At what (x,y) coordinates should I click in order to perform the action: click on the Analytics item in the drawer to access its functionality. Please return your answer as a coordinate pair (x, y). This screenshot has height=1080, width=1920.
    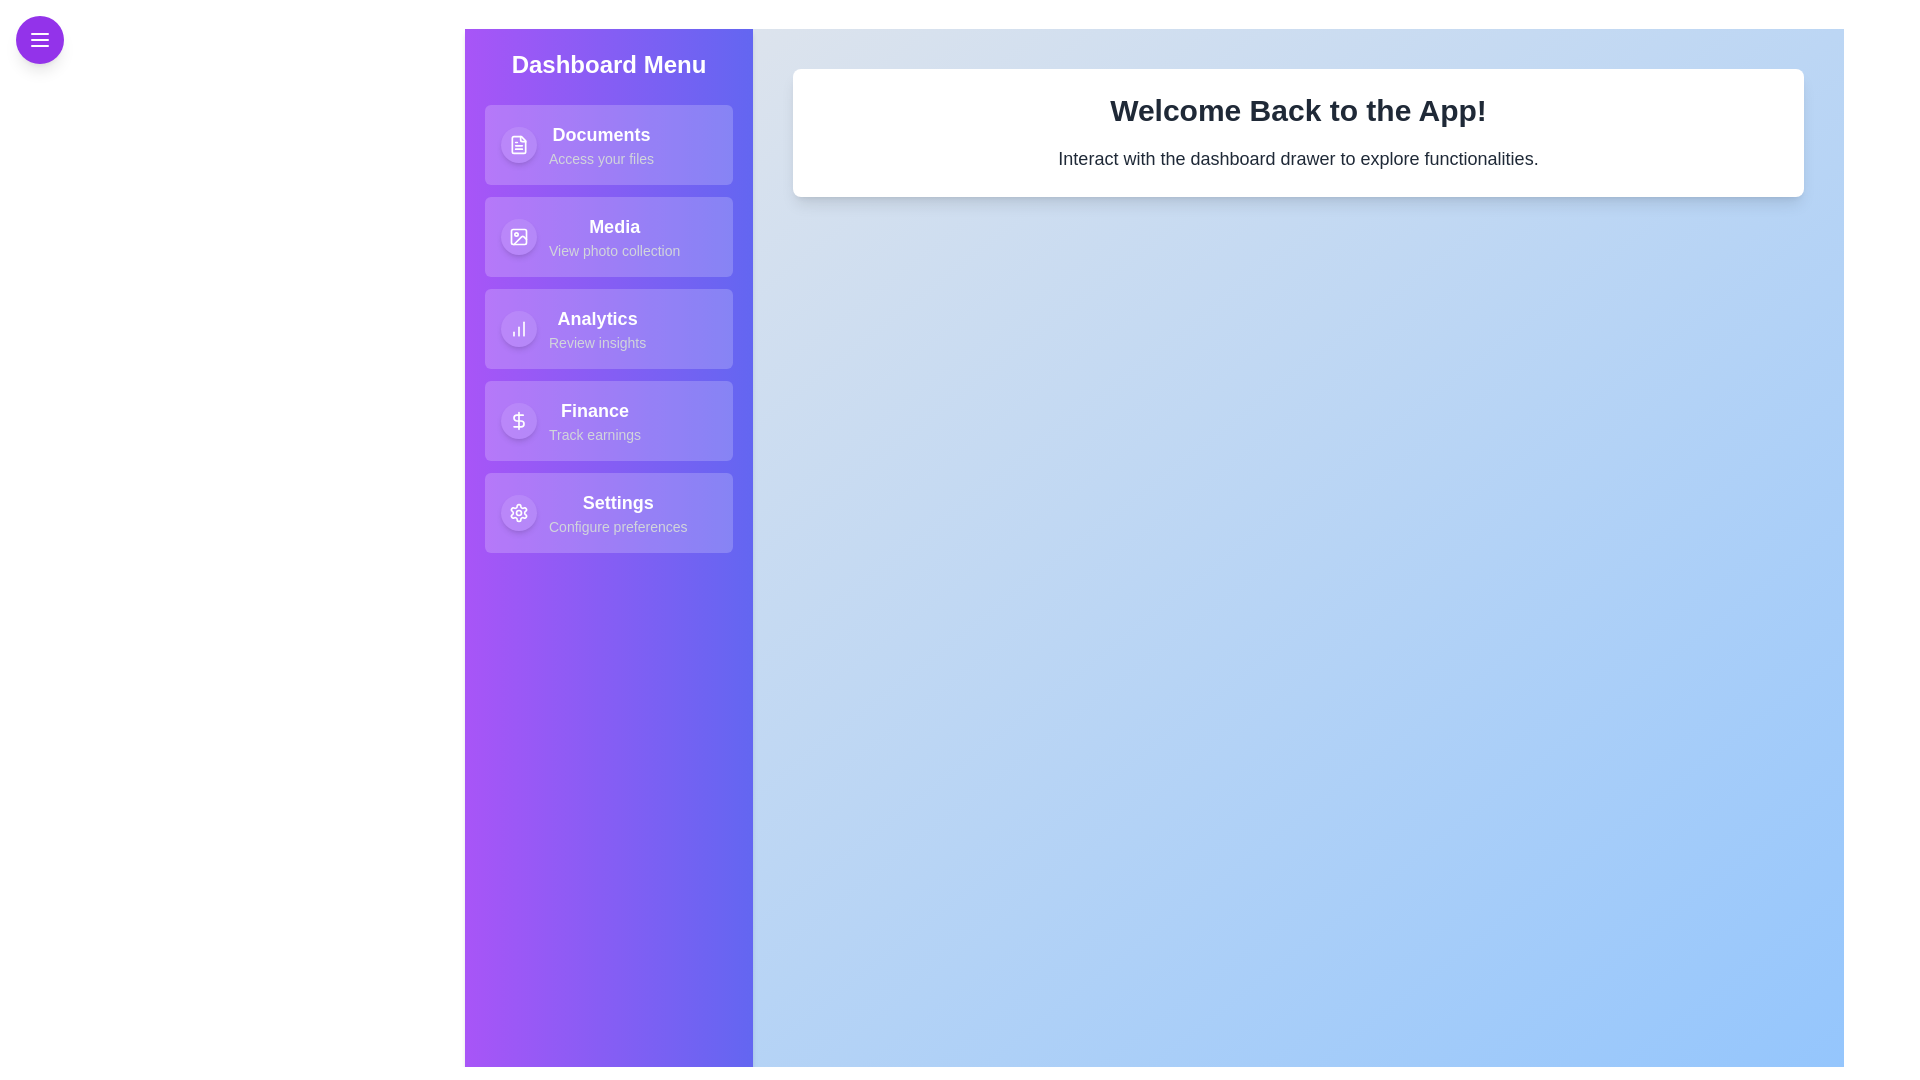
    Looking at the image, I should click on (608, 327).